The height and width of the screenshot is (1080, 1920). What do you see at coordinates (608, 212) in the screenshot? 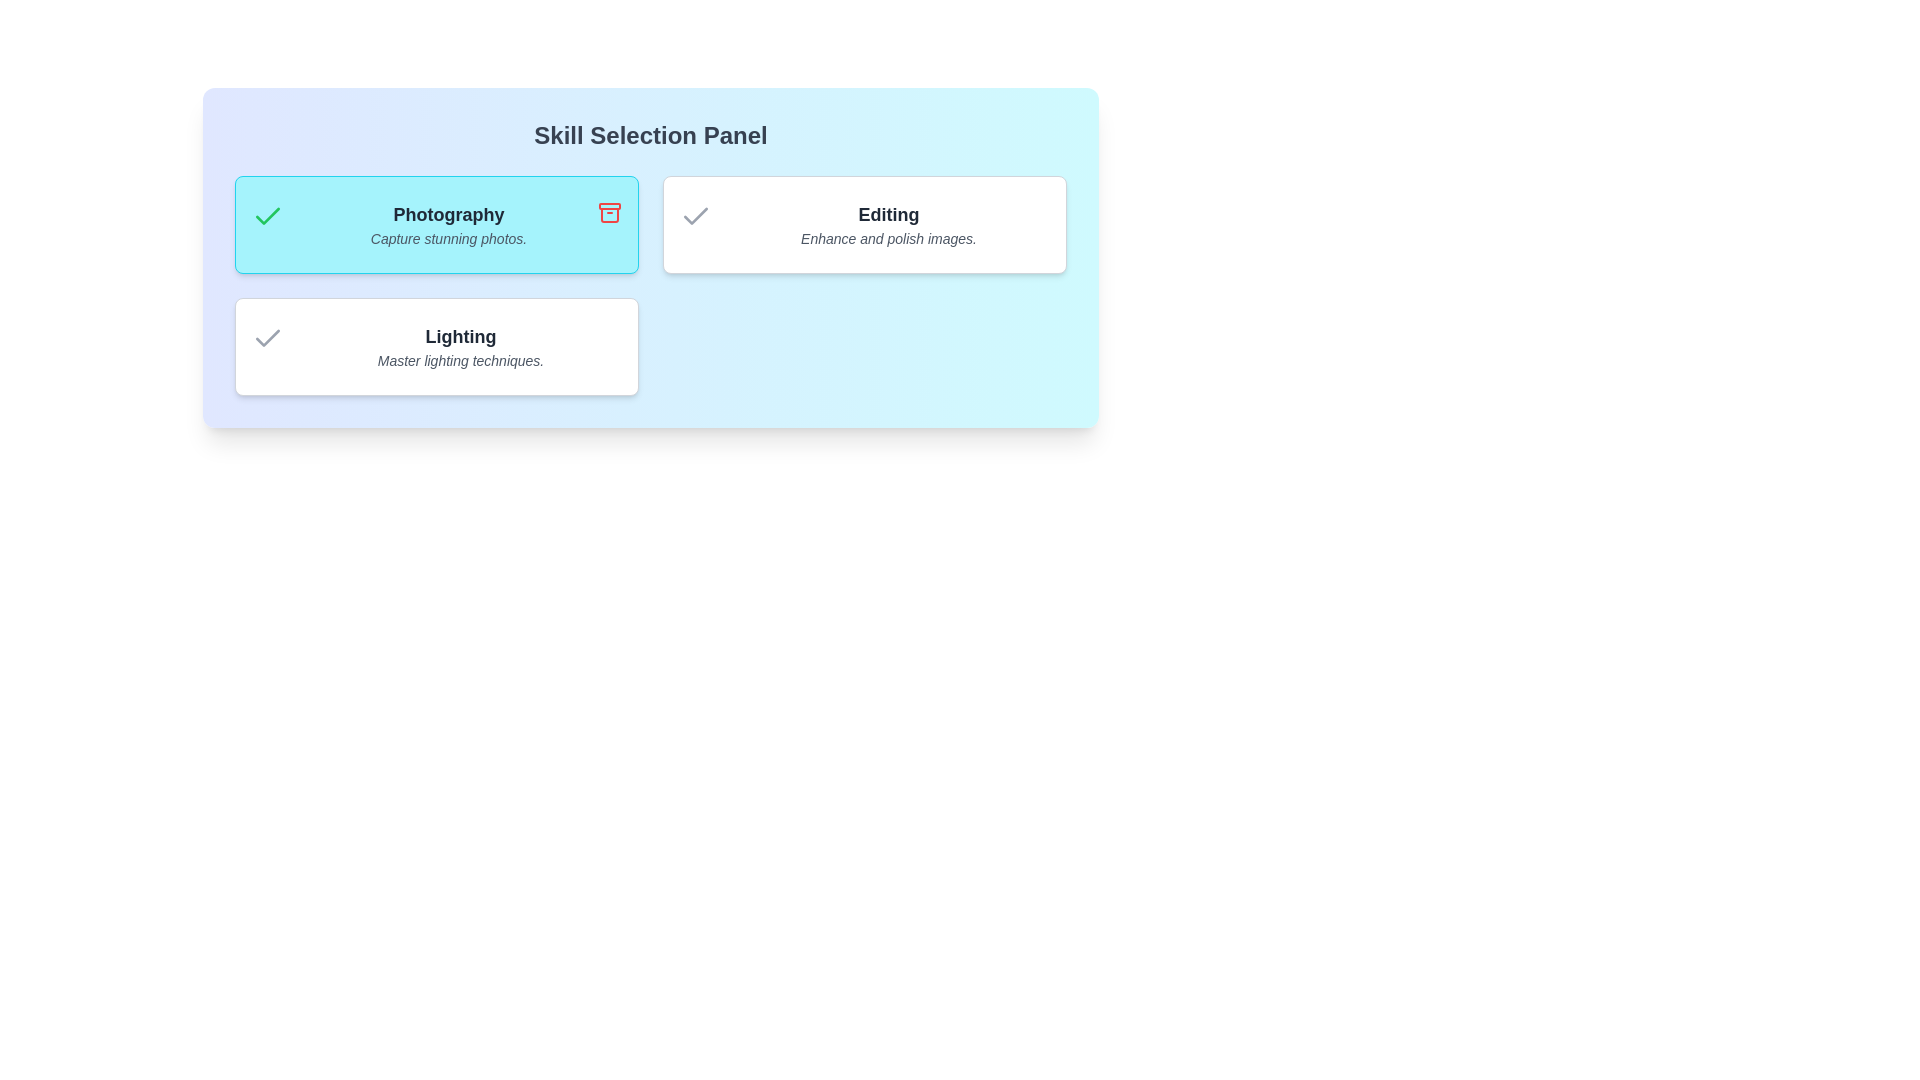
I see `the archive icon associated with the 'Photography' skill` at bounding box center [608, 212].